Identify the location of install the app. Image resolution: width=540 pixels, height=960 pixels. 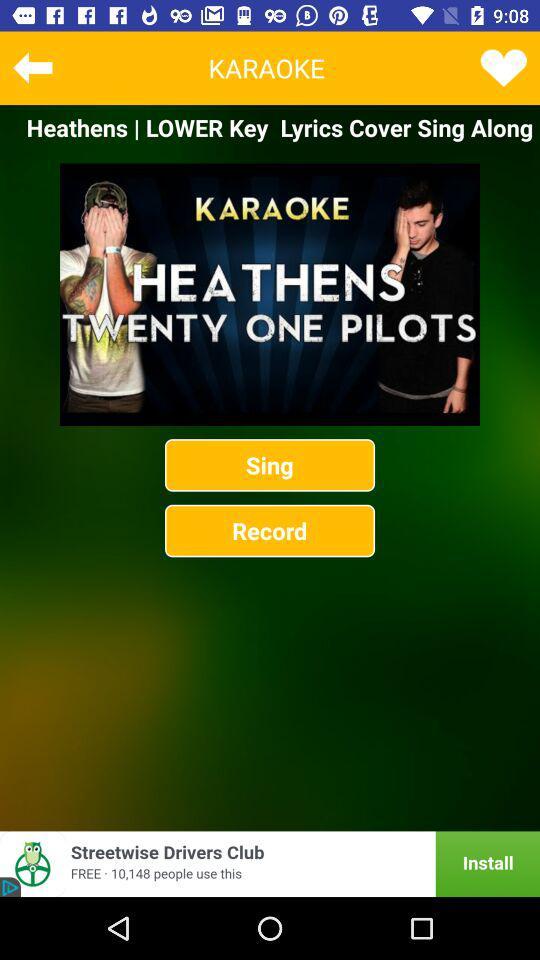
(270, 863).